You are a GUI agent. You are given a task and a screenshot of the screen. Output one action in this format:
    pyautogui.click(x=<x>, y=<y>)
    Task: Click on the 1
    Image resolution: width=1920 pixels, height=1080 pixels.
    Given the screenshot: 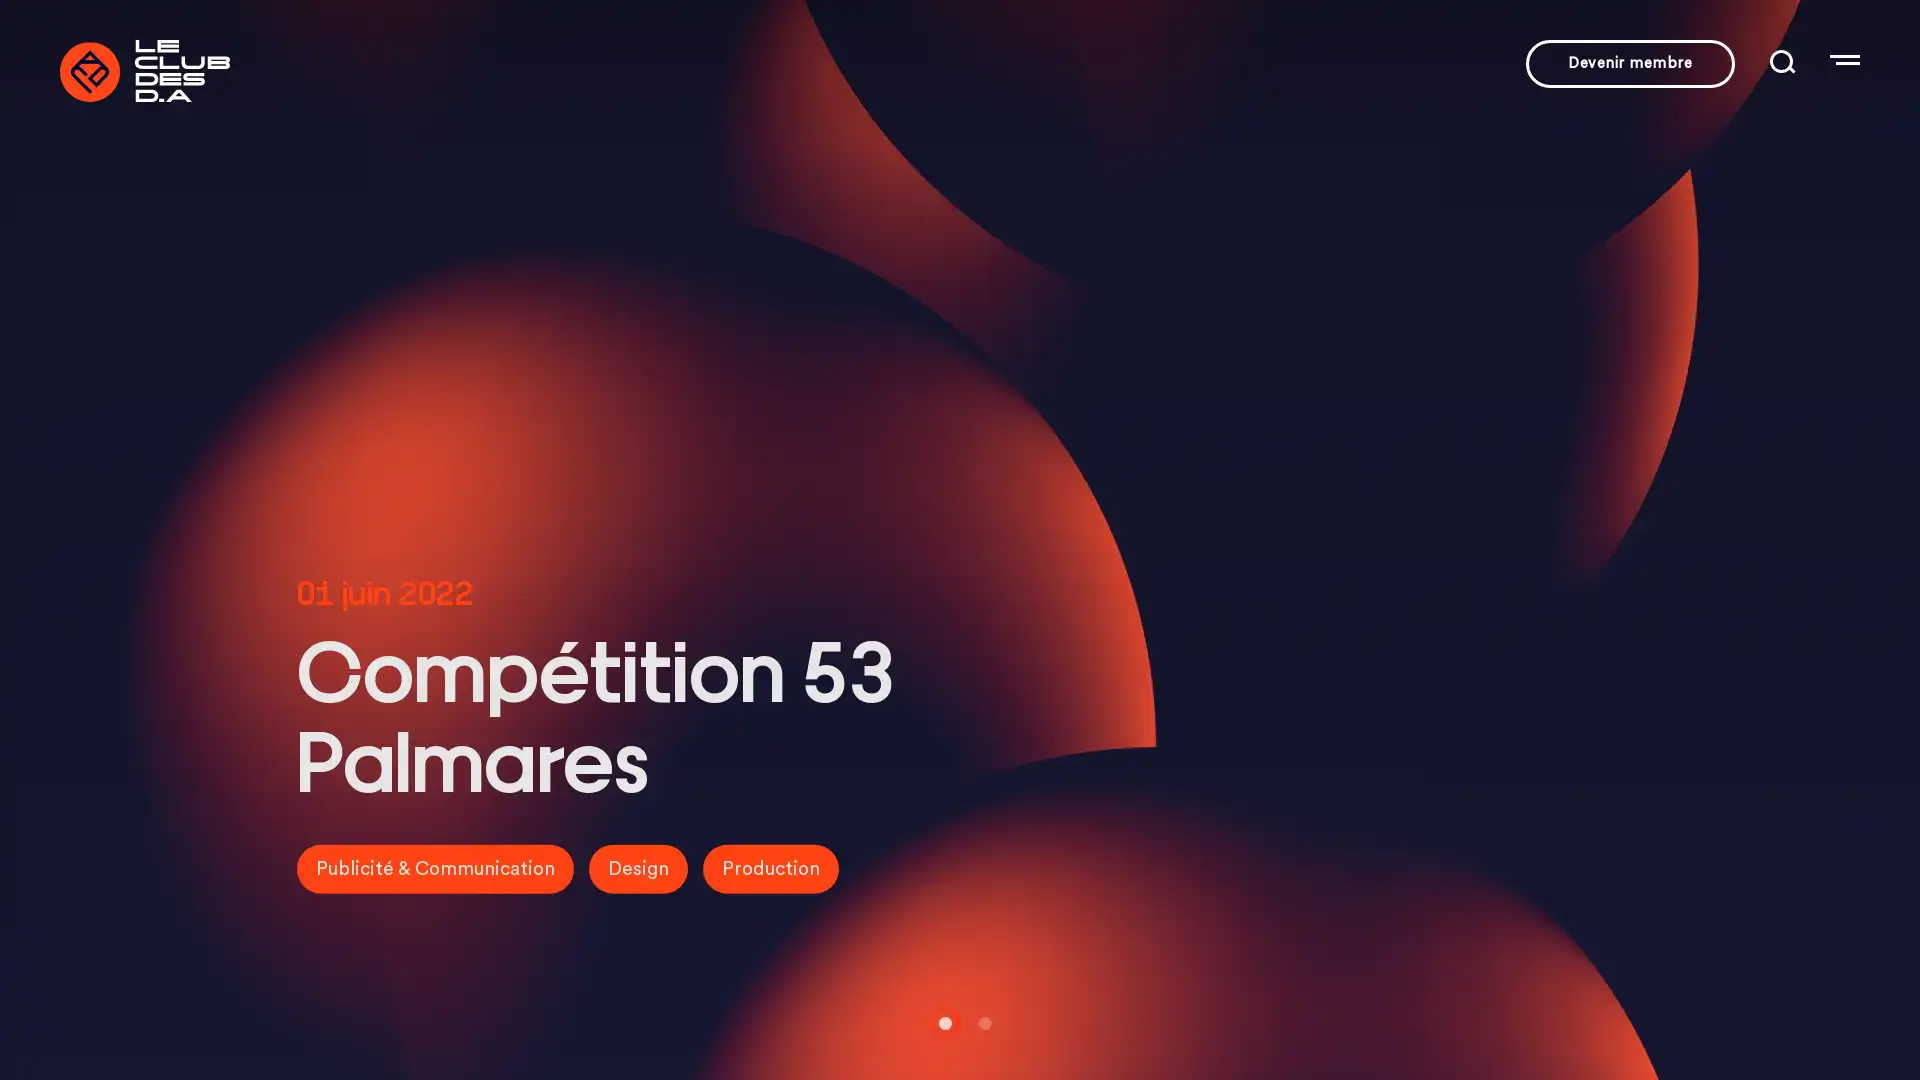 What is the action you would take?
    pyautogui.click(x=939, y=1023)
    